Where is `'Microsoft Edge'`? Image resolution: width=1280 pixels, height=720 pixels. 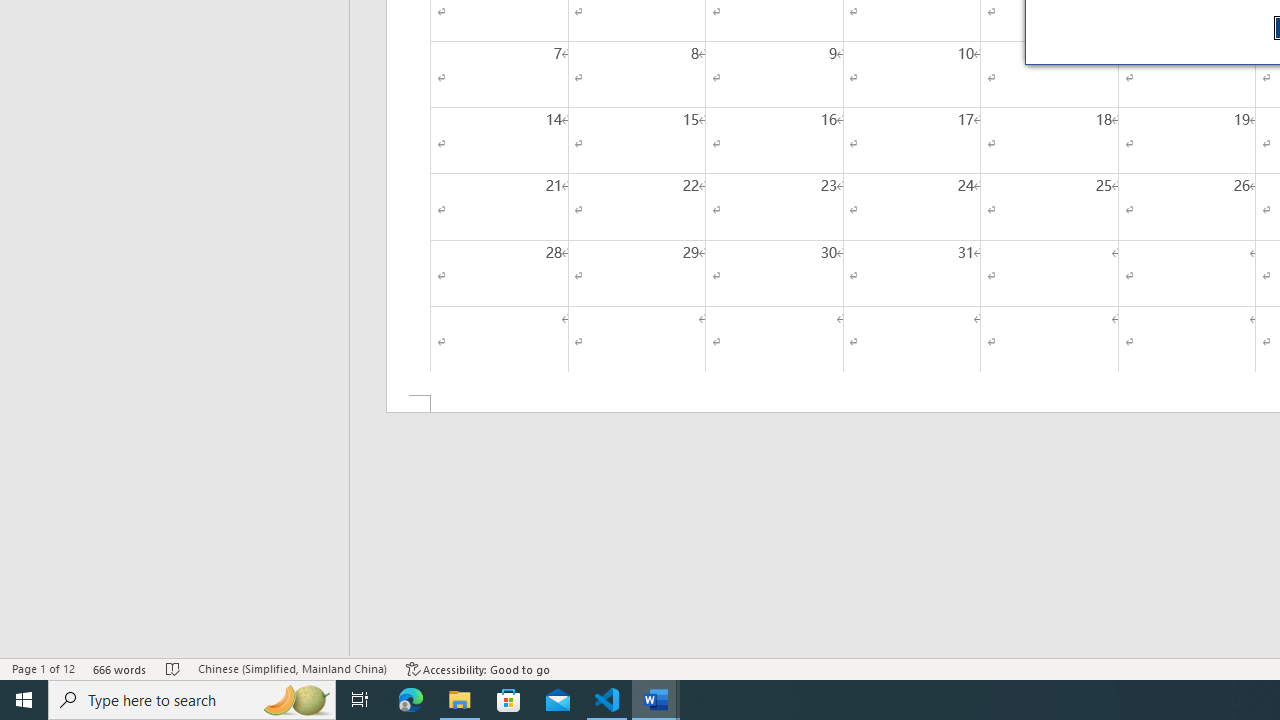 'Microsoft Edge' is located at coordinates (410, 698).